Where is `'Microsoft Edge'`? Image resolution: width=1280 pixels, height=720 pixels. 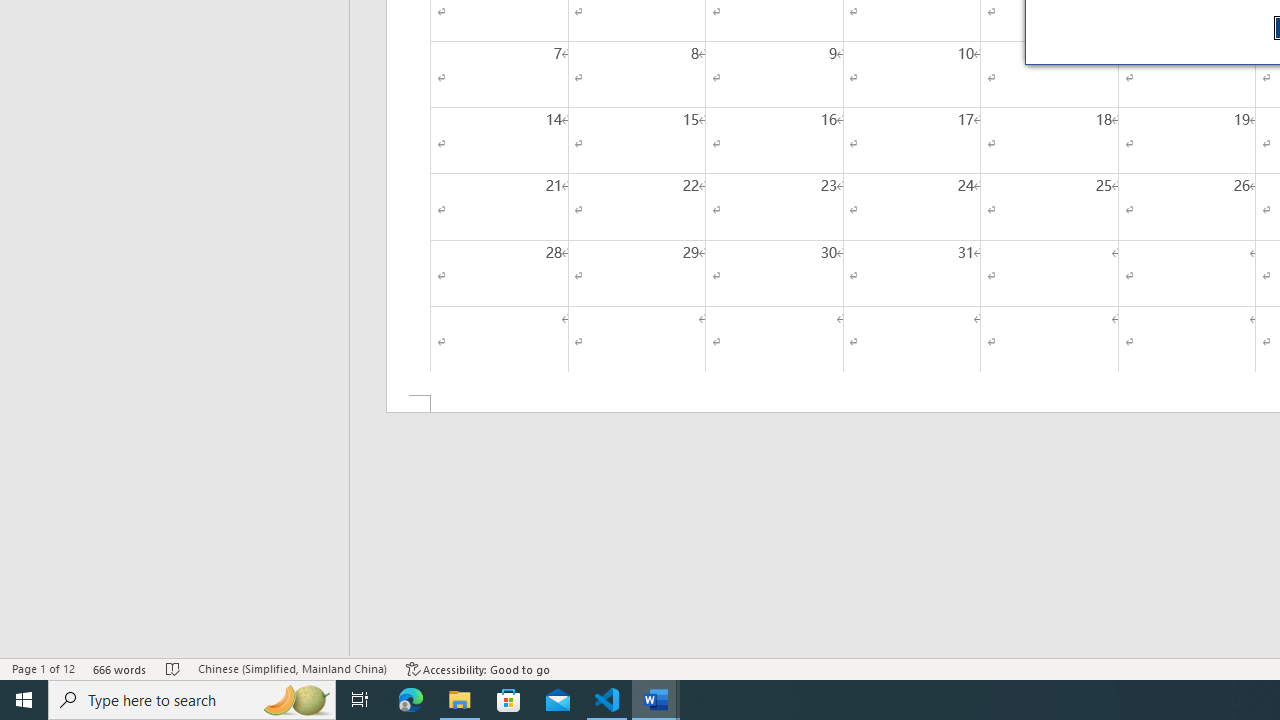 'Microsoft Edge' is located at coordinates (410, 698).